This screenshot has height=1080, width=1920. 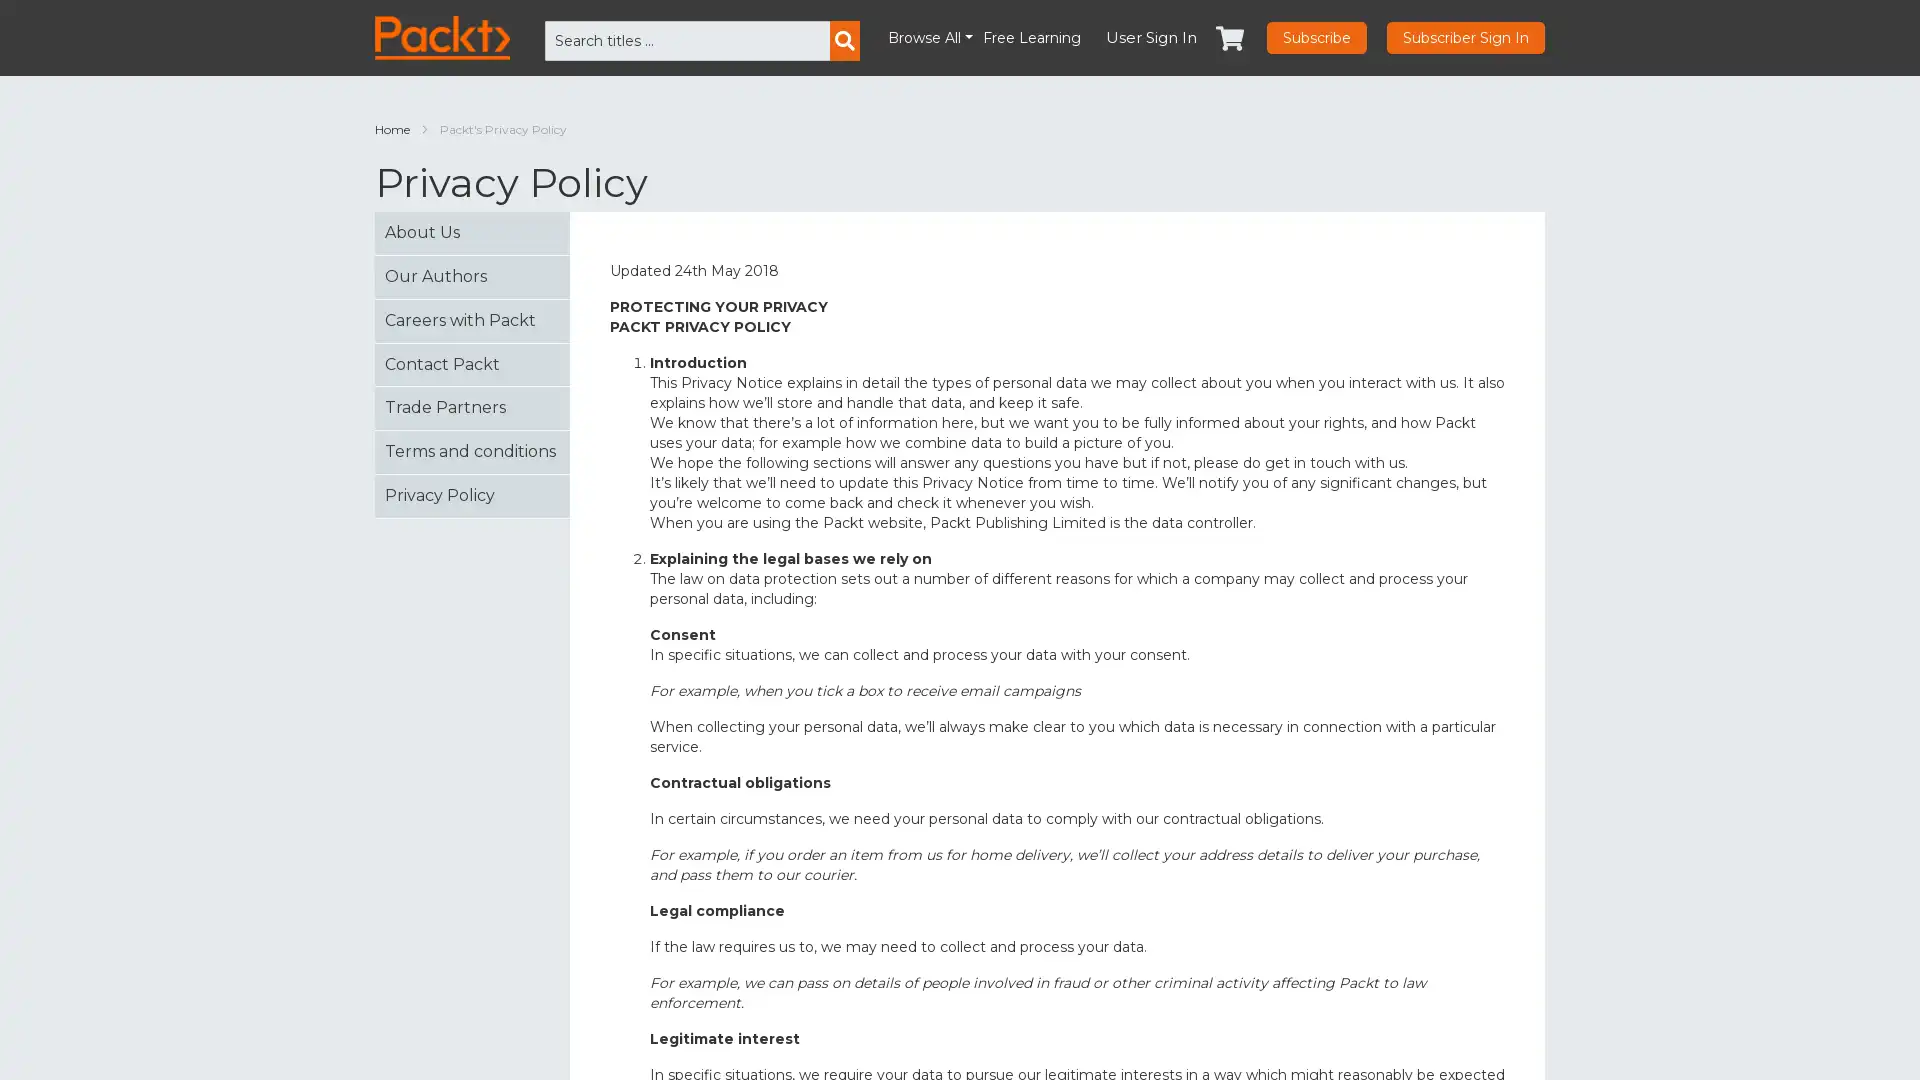 I want to click on More Info, so click(x=1635, y=1037).